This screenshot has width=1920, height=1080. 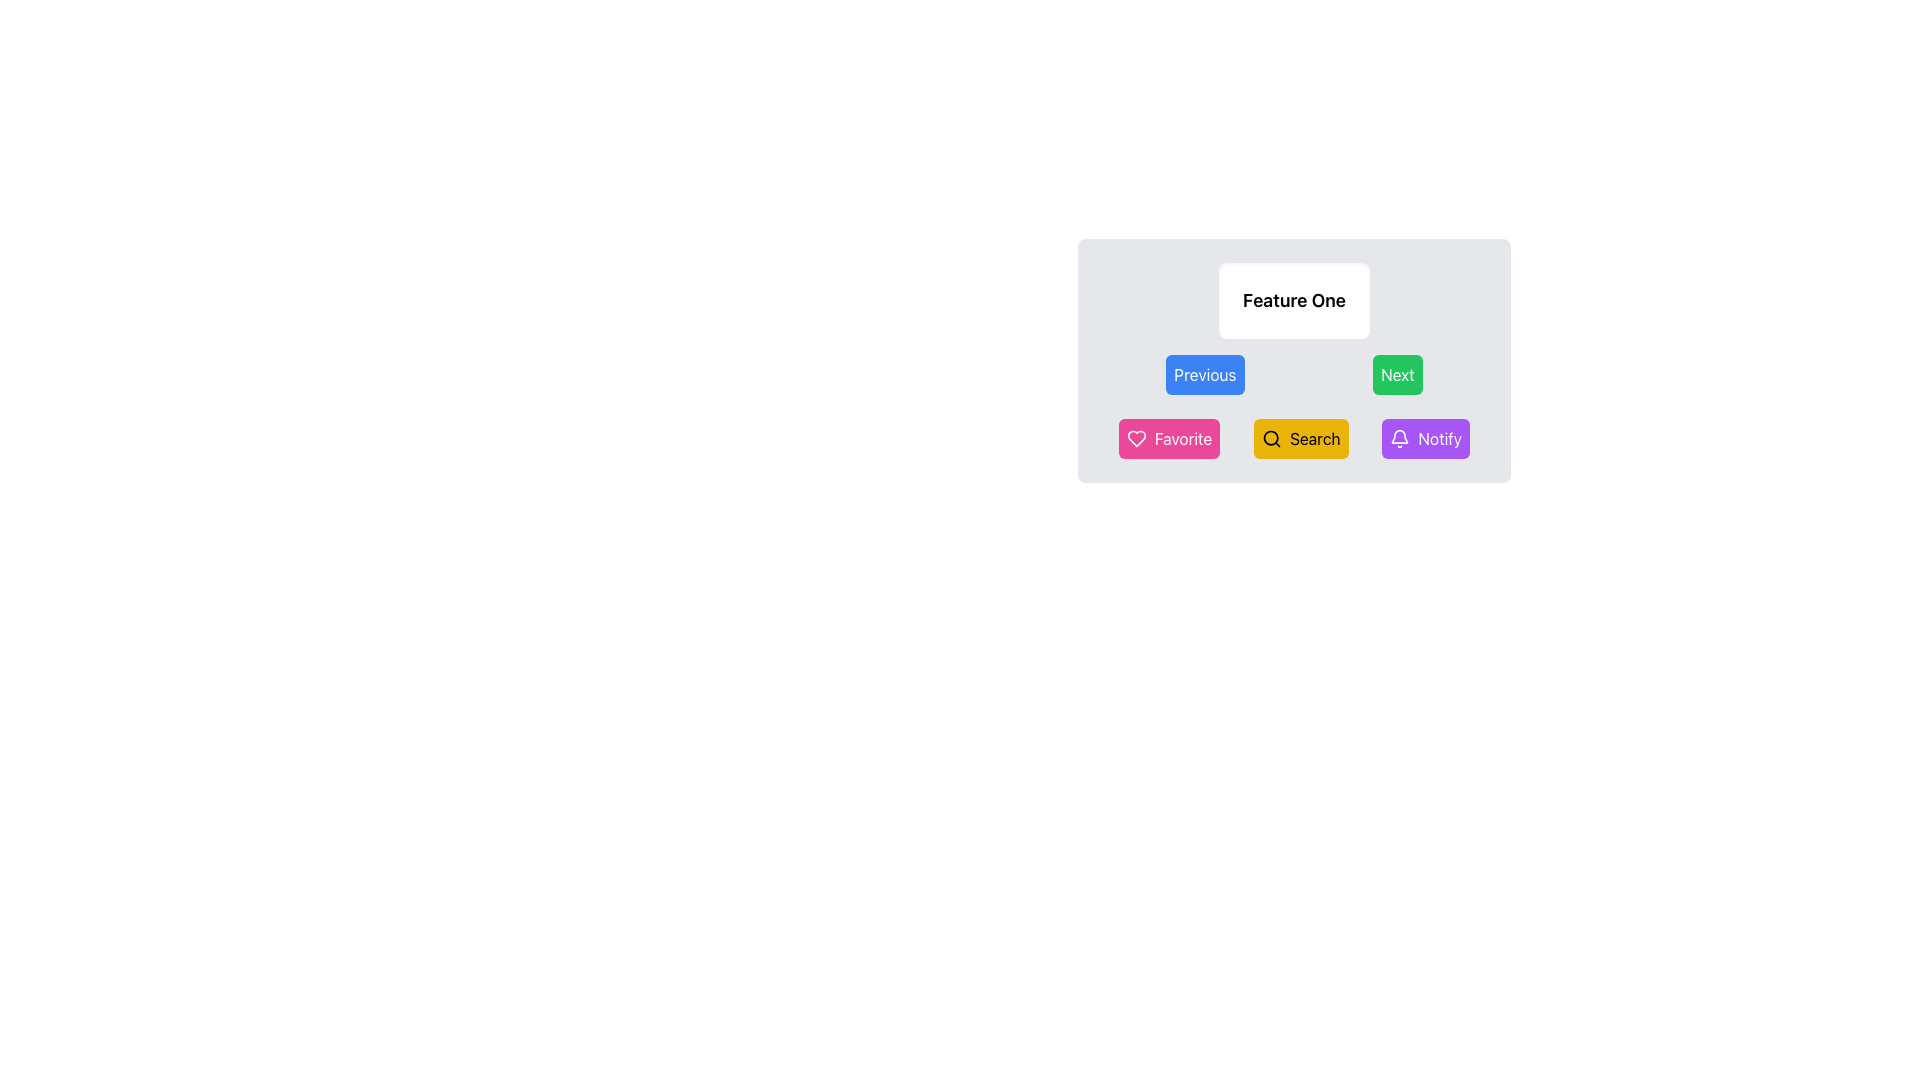 I want to click on inside the panel with a white background and rounded corners to interact with its components, including navigation and action buttons, so click(x=1294, y=445).